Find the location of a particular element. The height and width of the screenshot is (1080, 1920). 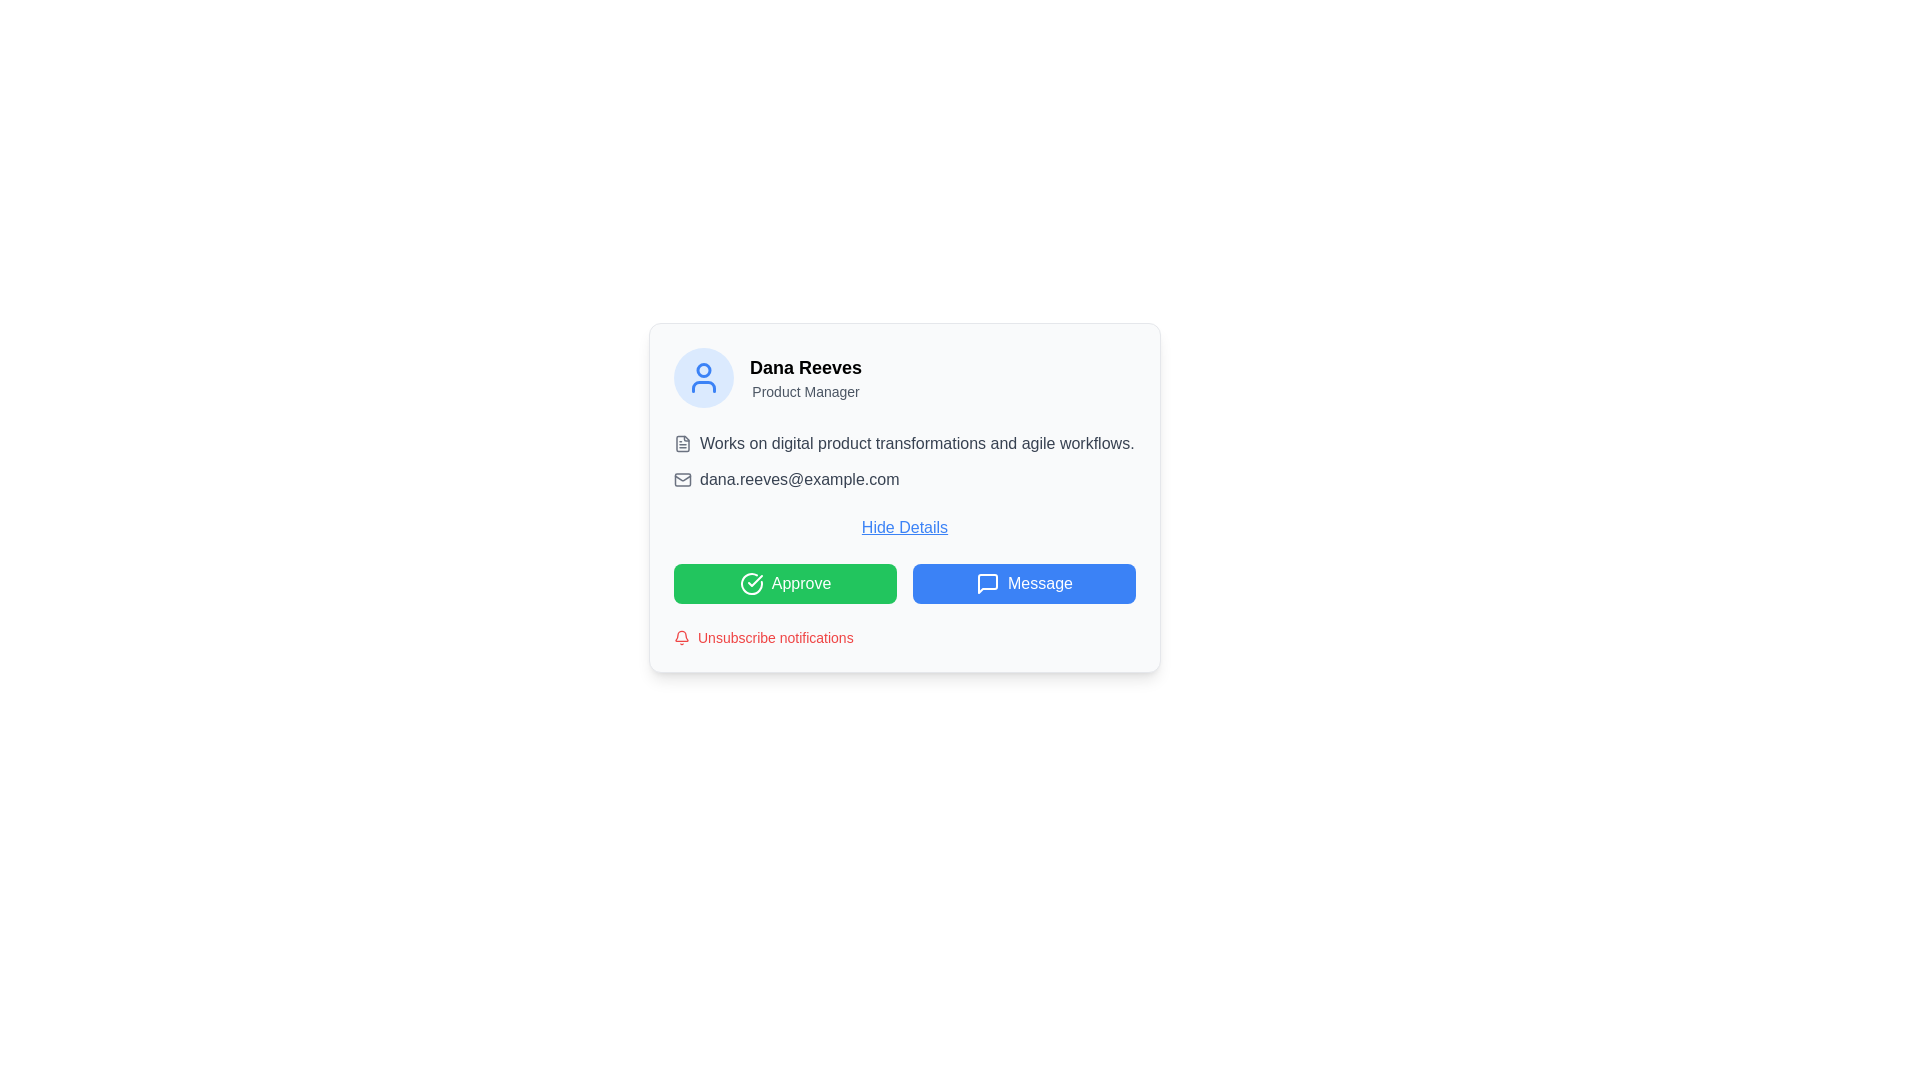

the small gray document icon located to the left of the text 'Works on digital product transformations' in the layout is located at coordinates (682, 442).